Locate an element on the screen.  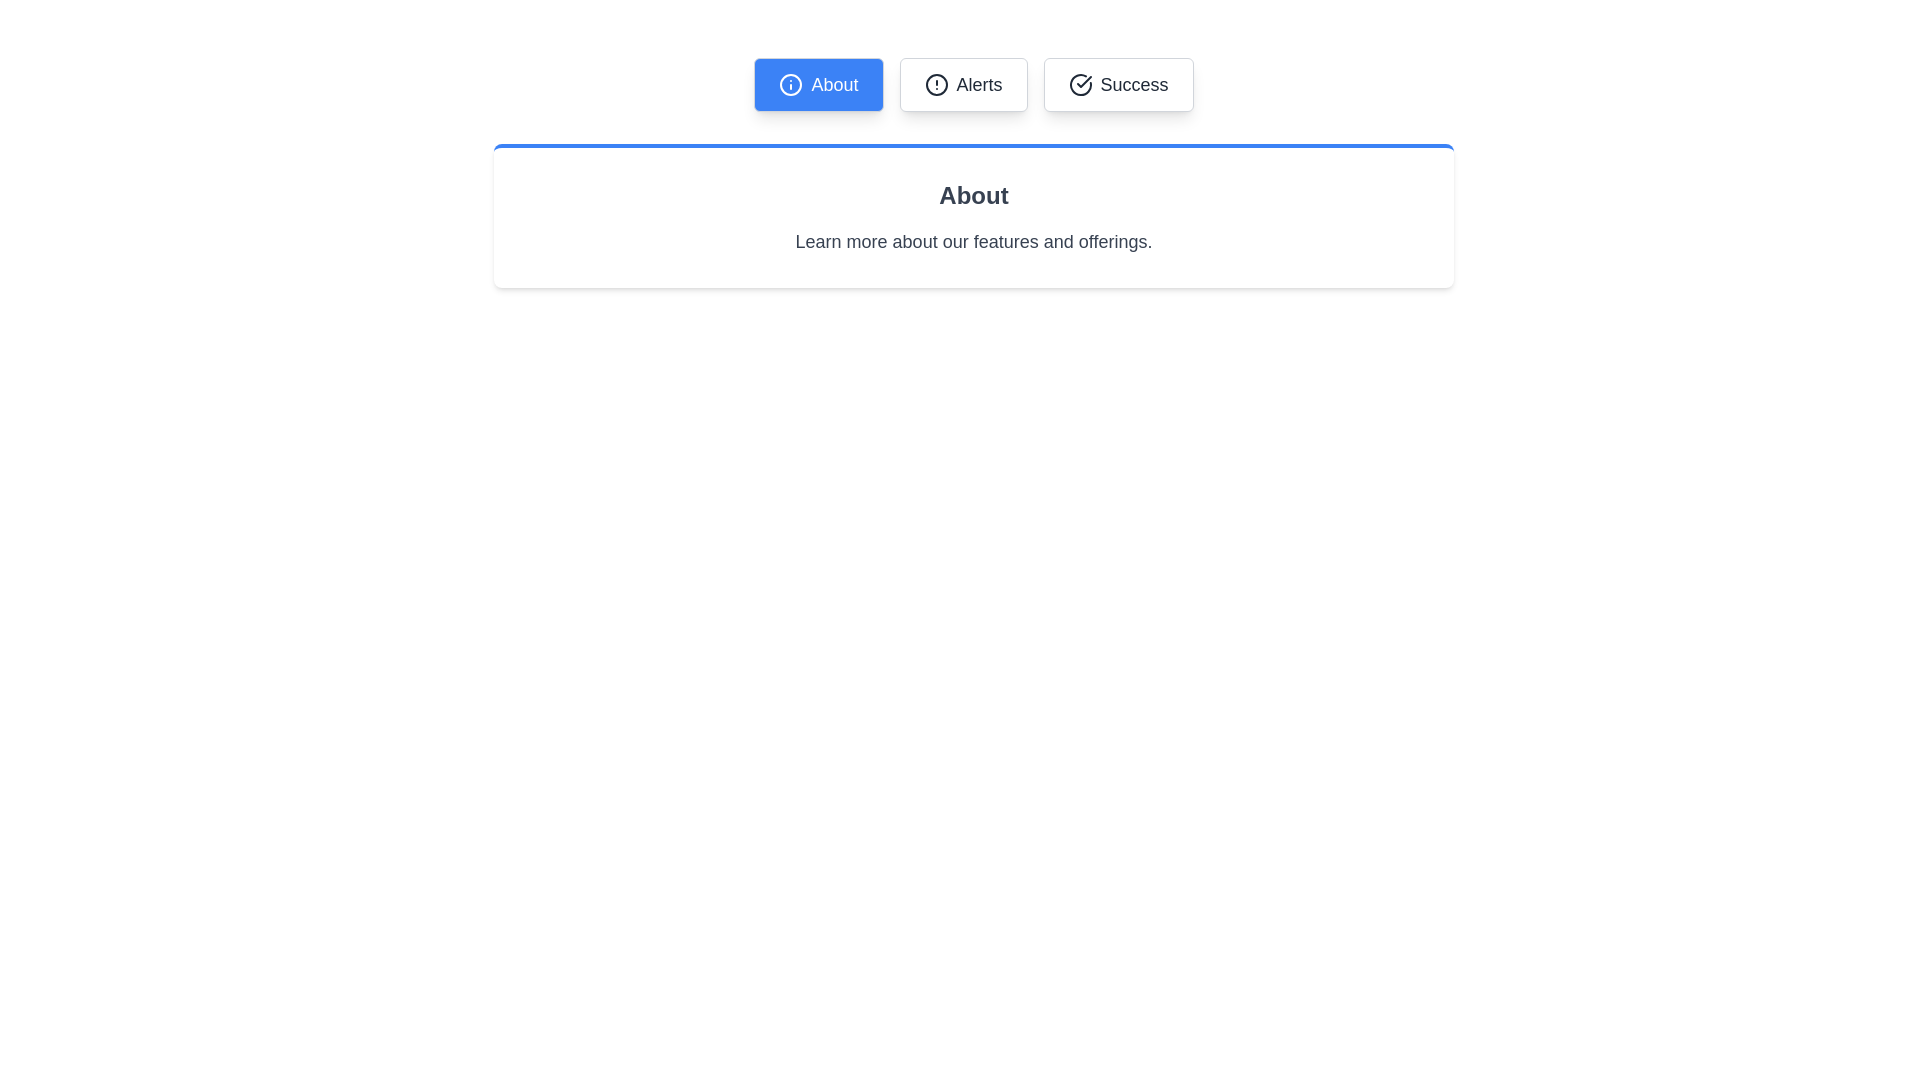
the 'Alerts' button, which is a rectangular button with a white background, gray border, and contains an alert icon and the text 'Alerts' in gray font, located between the 'About' and 'Success' buttons is located at coordinates (963, 83).